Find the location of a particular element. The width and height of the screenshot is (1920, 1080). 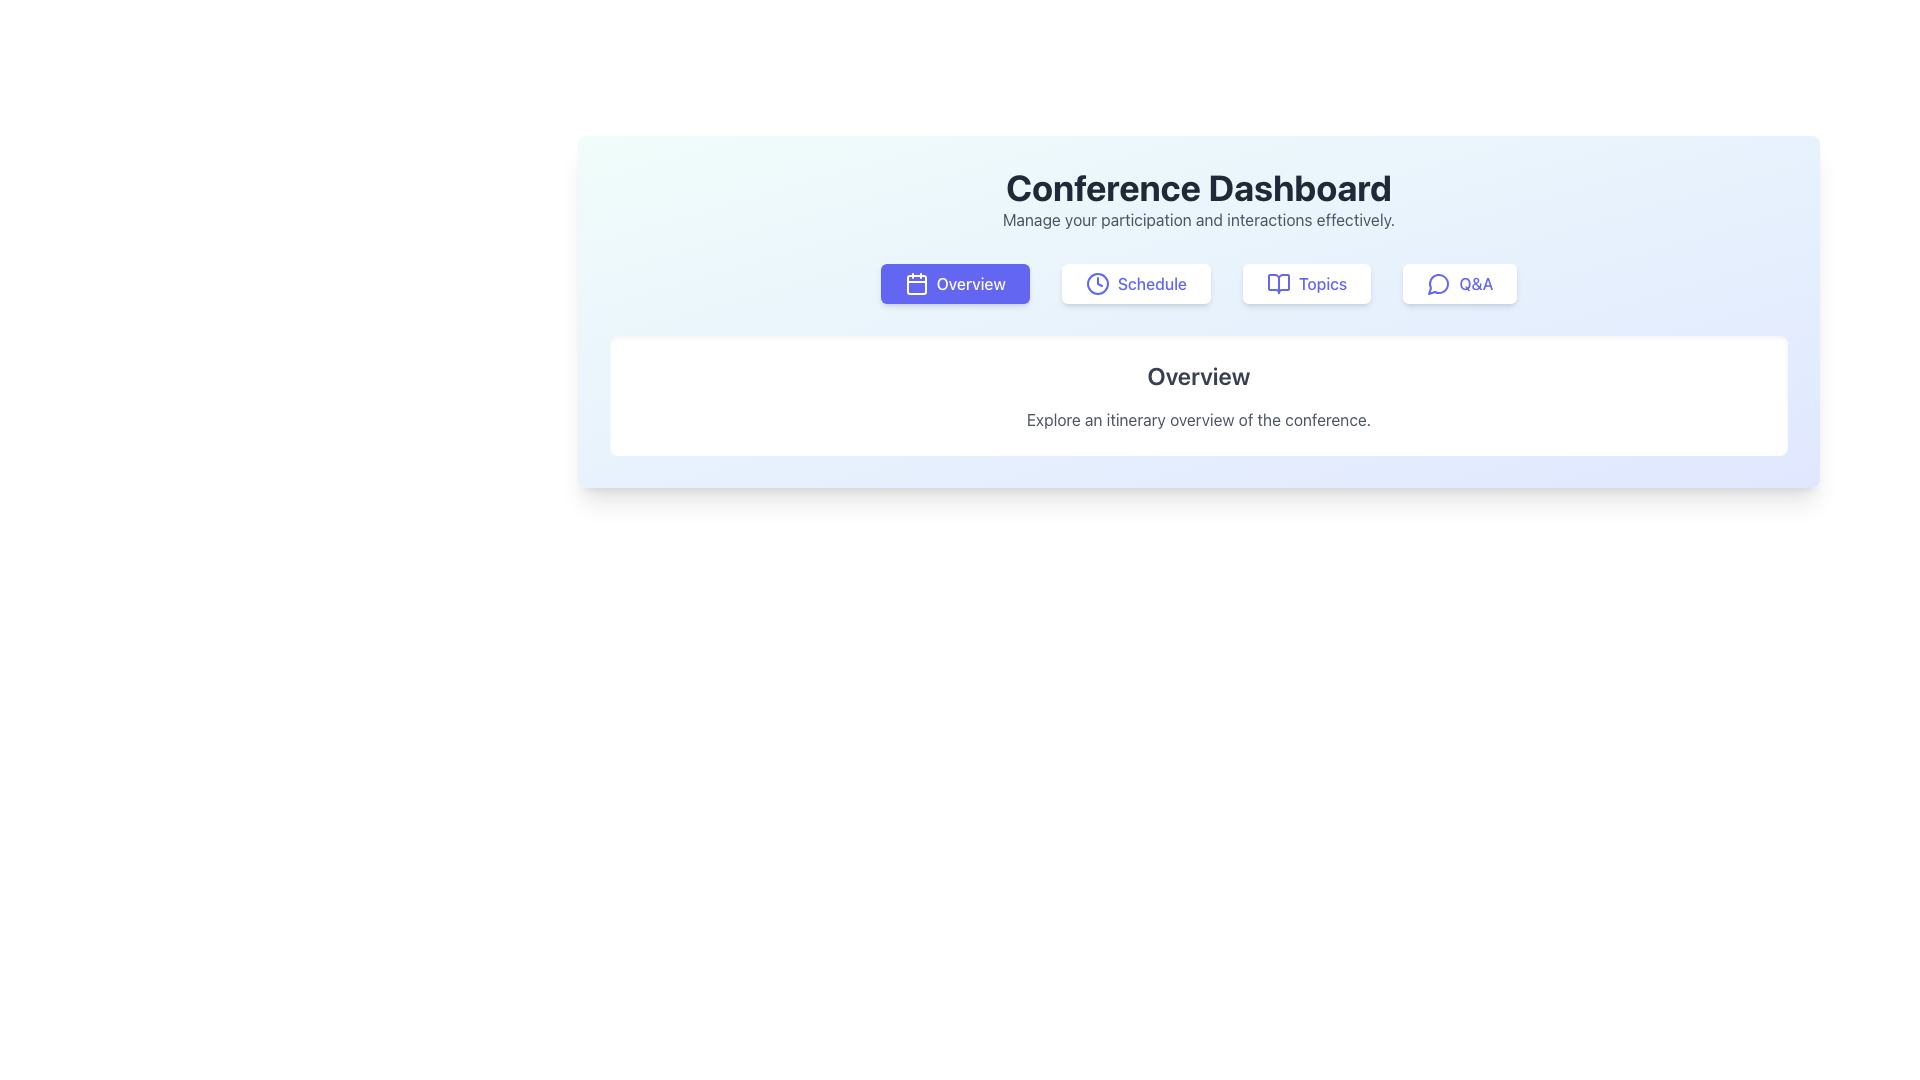

the 'Q&A' button, which is a rectangular button with rounded corners, featuring white background and indigo text with a speech bubble icon is located at coordinates (1459, 284).